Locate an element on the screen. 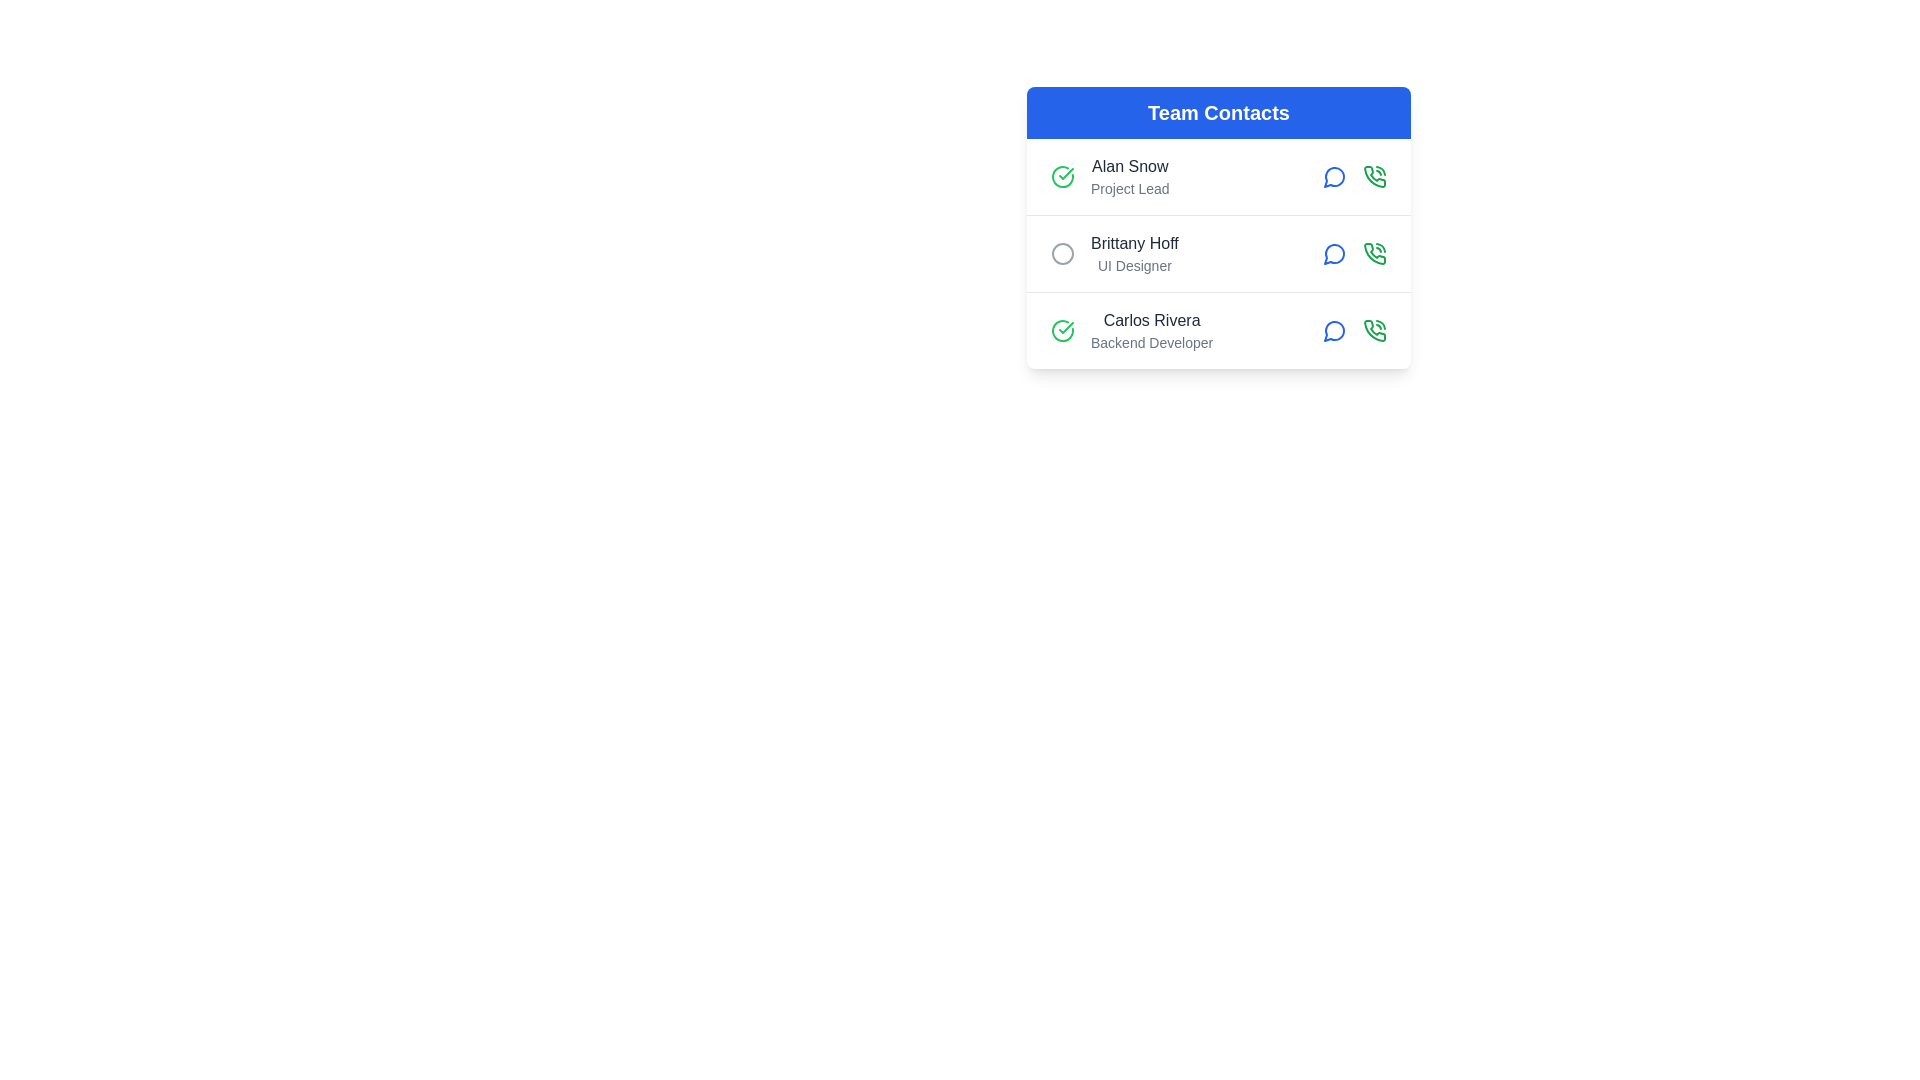 This screenshot has height=1080, width=1920. the contact row corresponding to Carlos Rivera is located at coordinates (1218, 329).